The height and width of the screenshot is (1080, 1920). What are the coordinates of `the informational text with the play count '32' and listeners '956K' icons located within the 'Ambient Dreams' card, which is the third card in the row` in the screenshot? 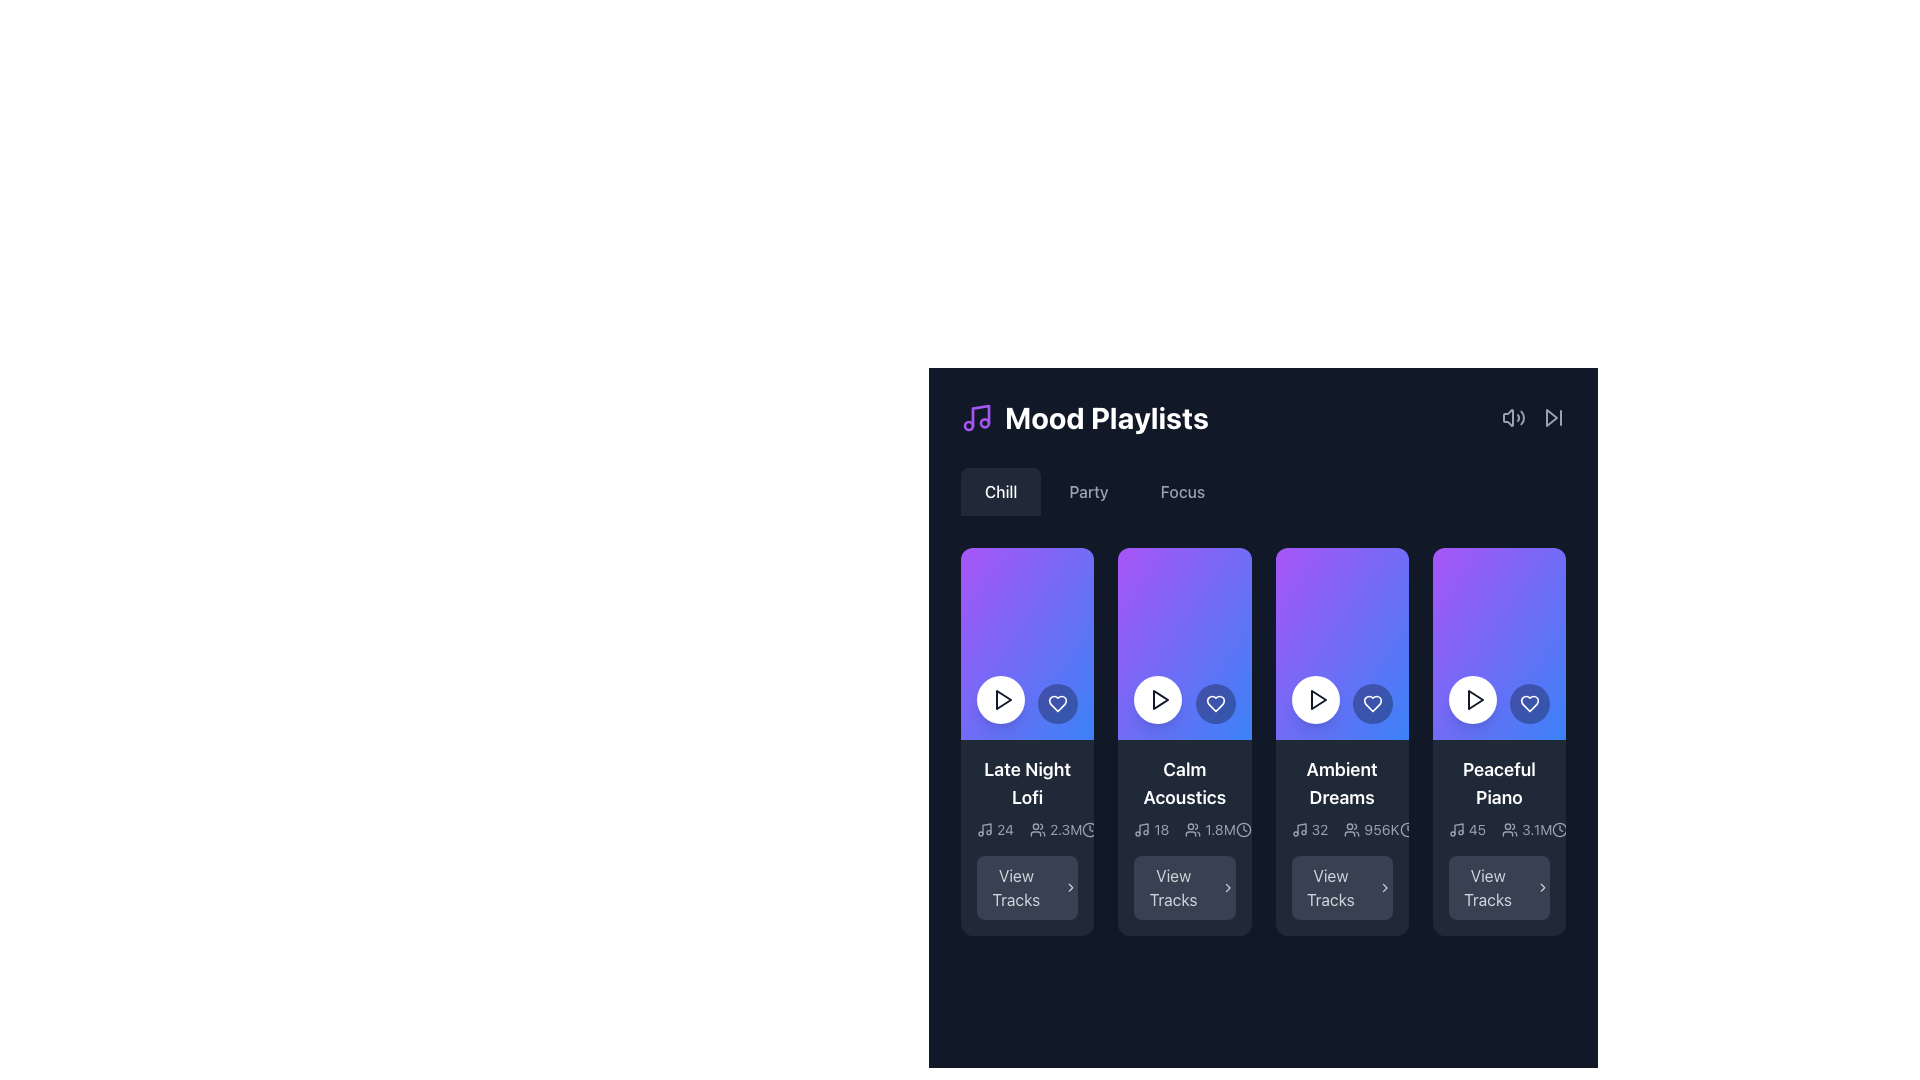 It's located at (1345, 829).